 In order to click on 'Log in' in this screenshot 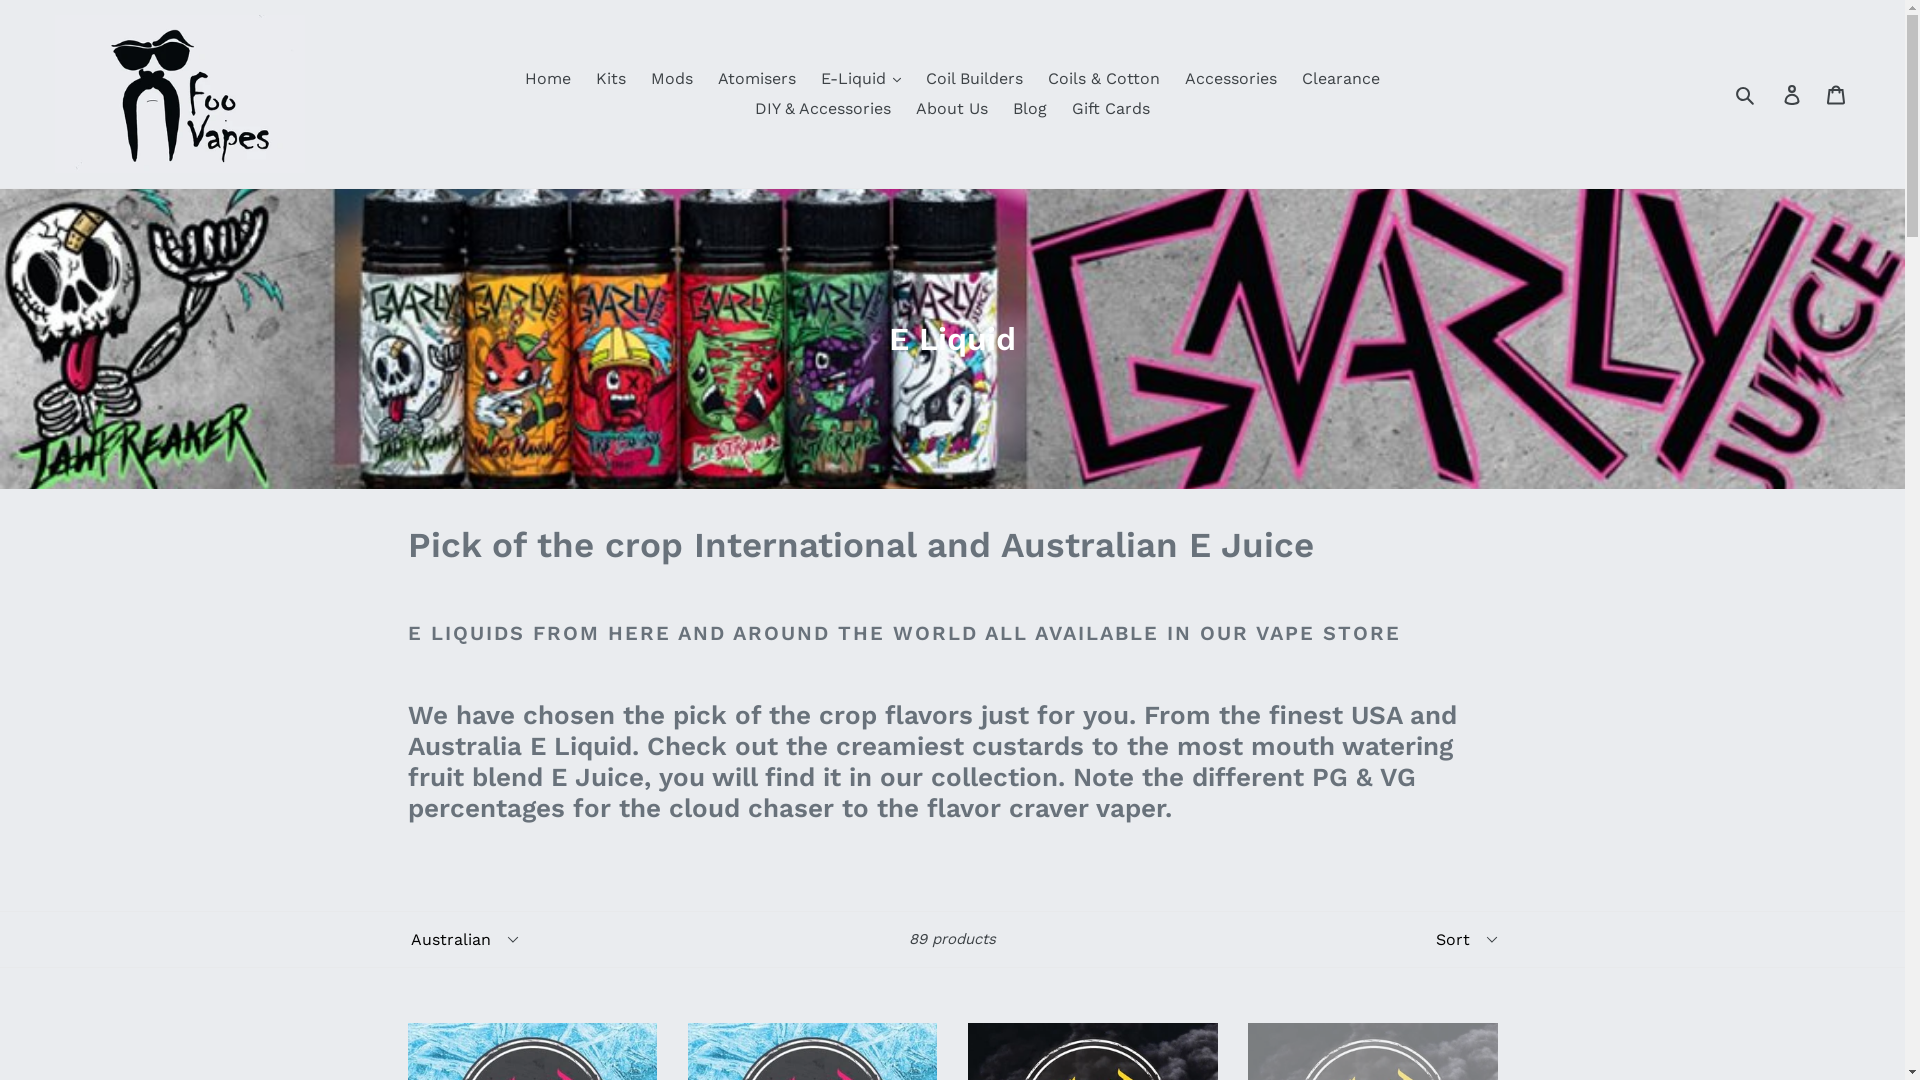, I will do `click(1793, 93)`.